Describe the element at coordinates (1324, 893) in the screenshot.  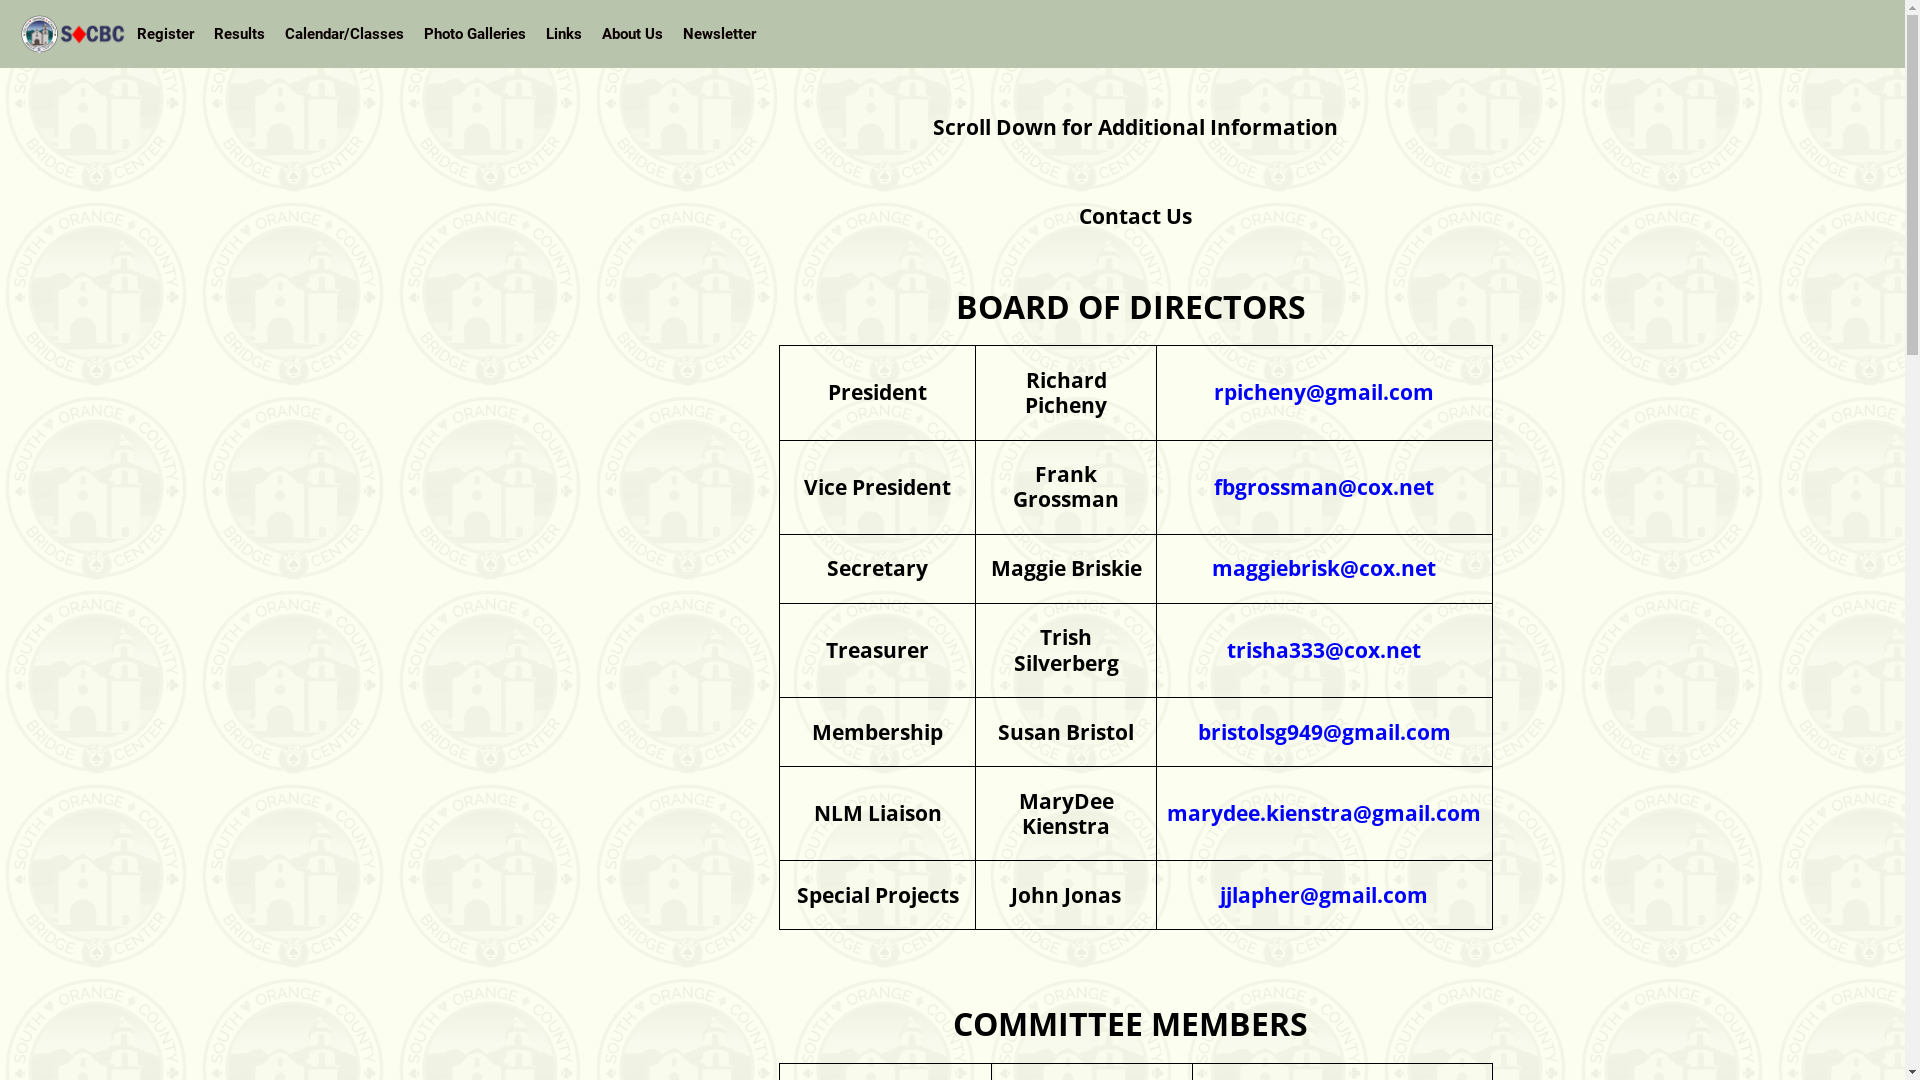
I see `'jjlapher@gmail.com'` at that location.